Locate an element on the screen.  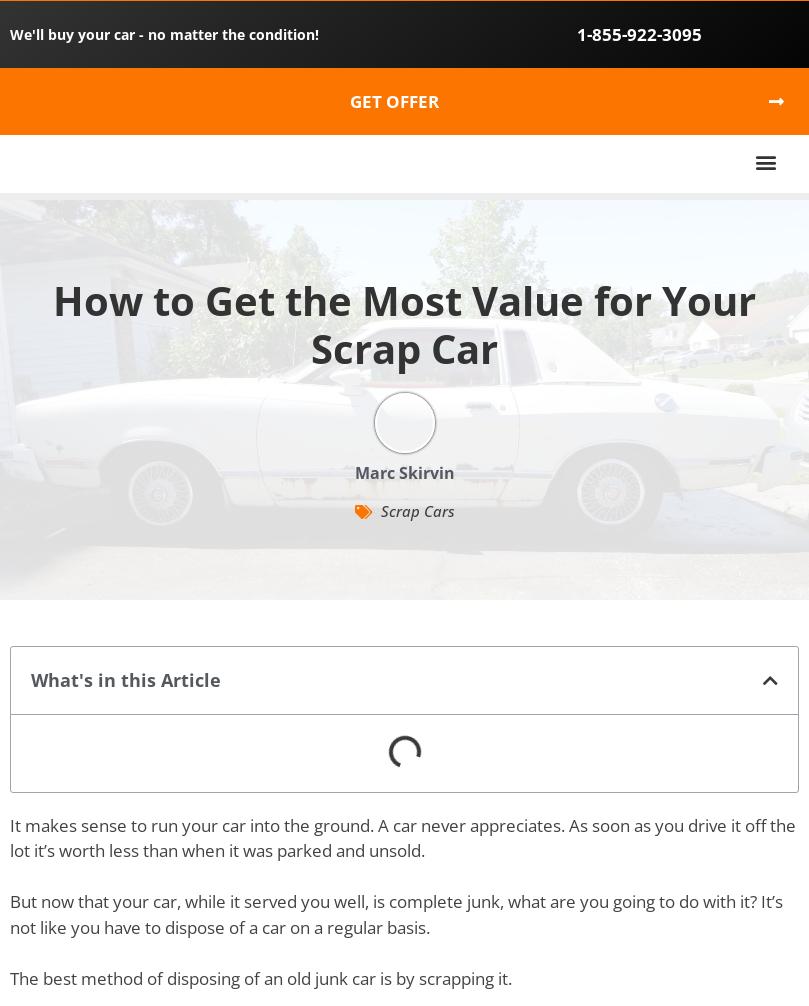
'How to Get the Most Value for Your Scrap Car' is located at coordinates (52, 322).